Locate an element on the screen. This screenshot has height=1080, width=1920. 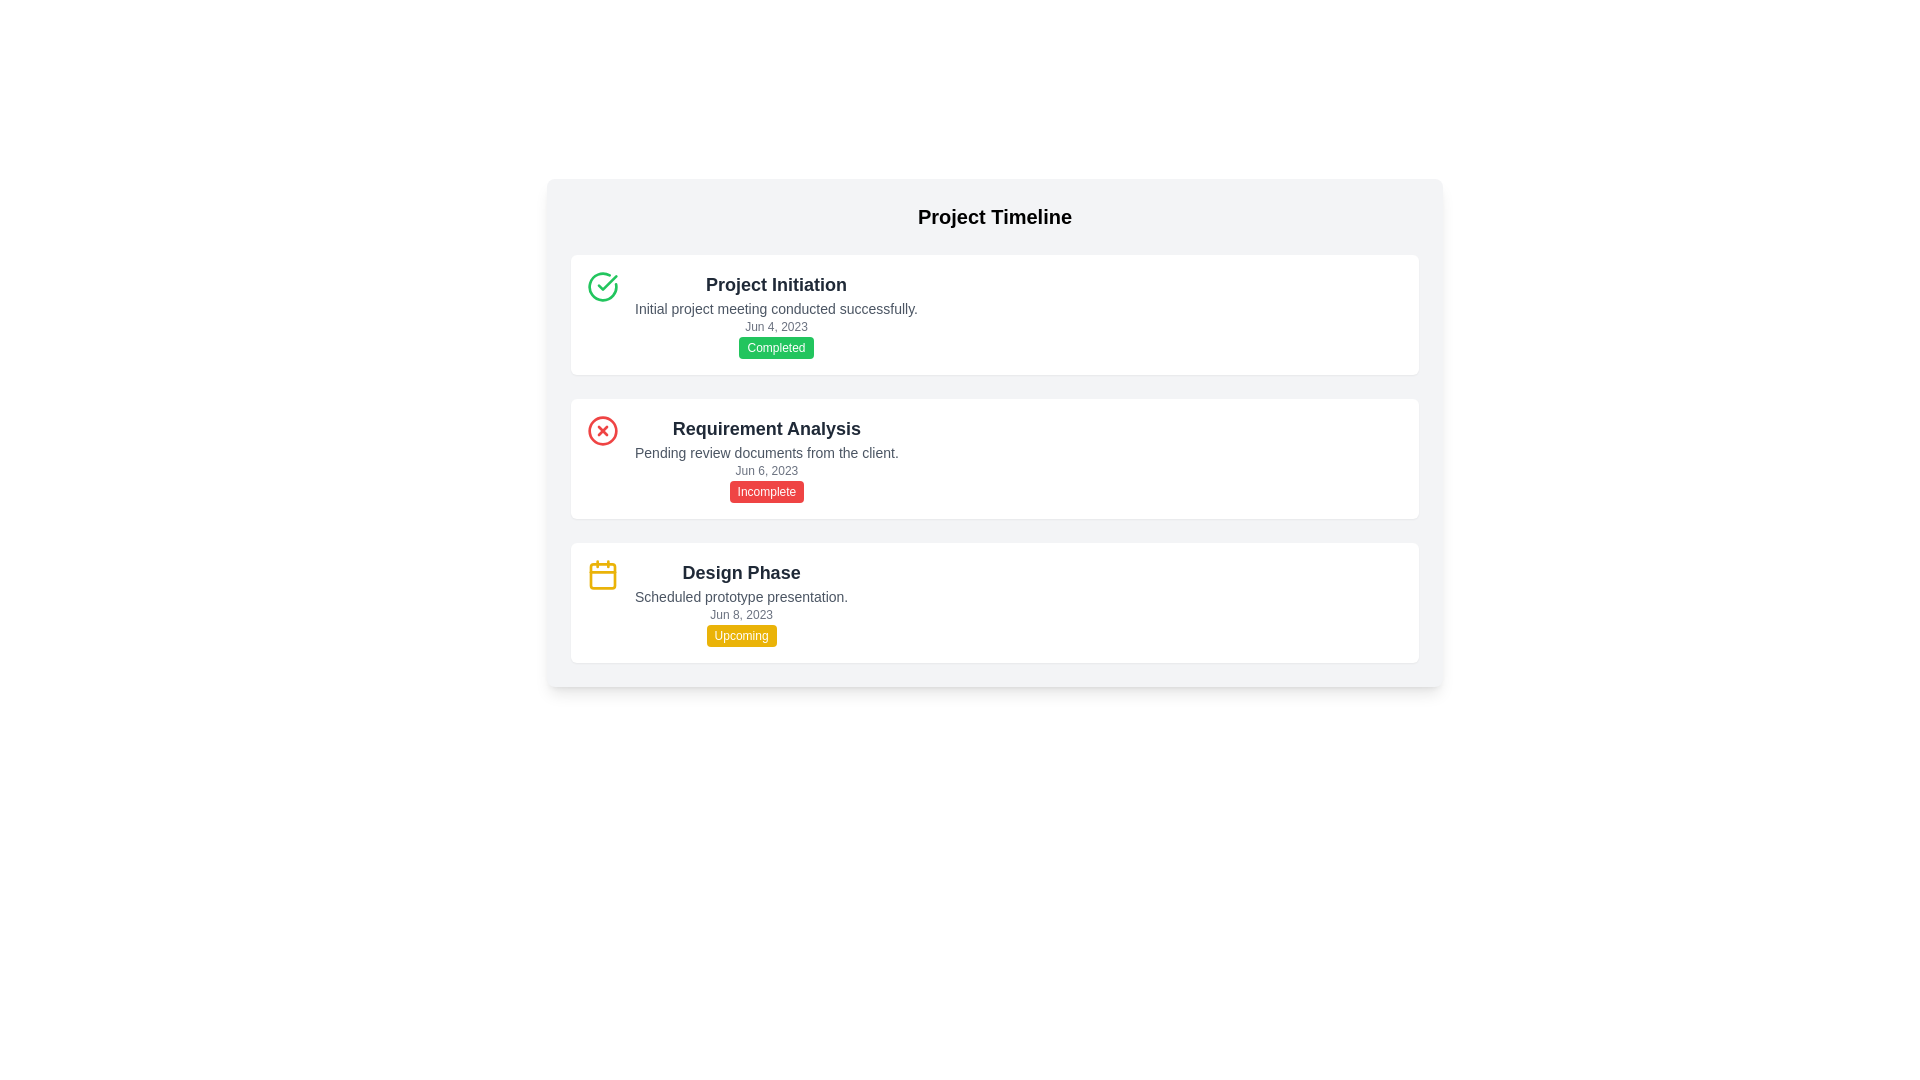
the topmost card entry in the vertical timeline structure that summarizes the completed project task 'Project Initiation' for additional context is located at coordinates (775, 315).